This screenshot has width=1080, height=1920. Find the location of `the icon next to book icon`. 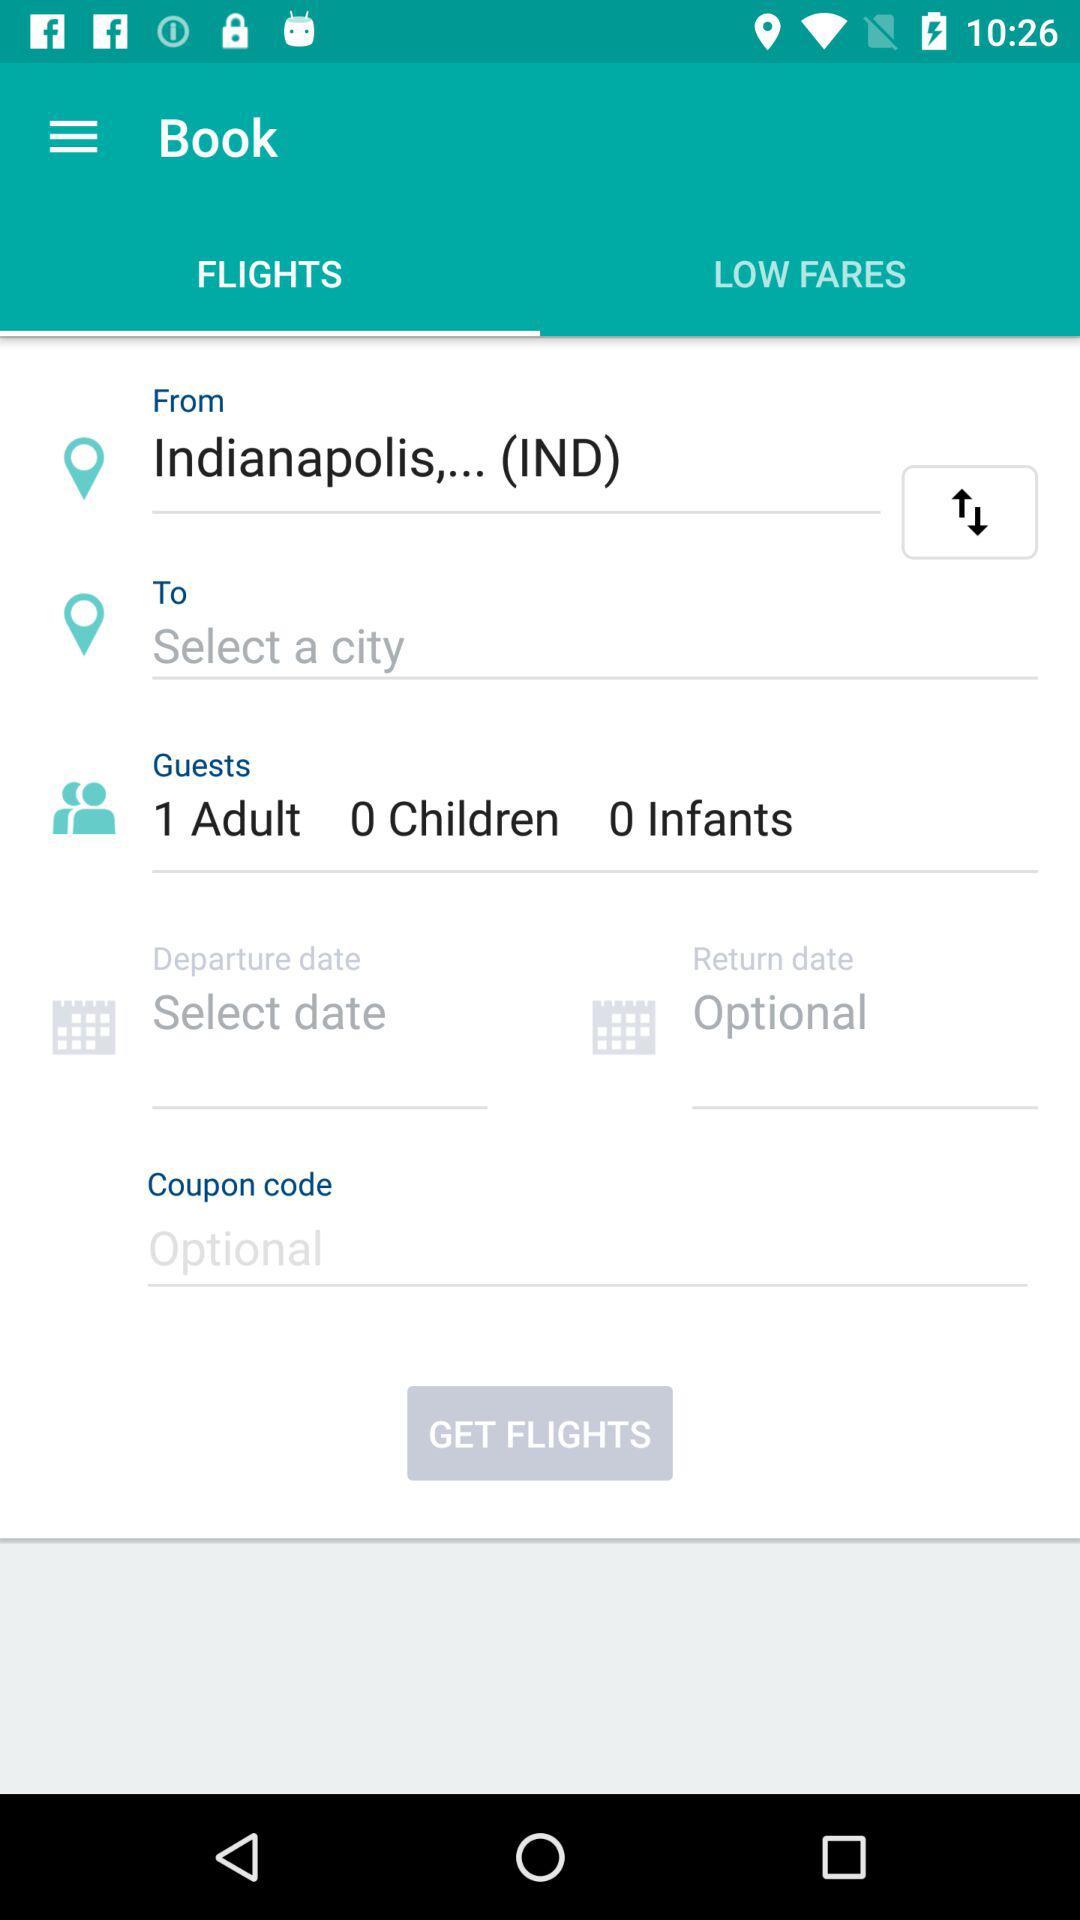

the icon next to book icon is located at coordinates (72, 135).